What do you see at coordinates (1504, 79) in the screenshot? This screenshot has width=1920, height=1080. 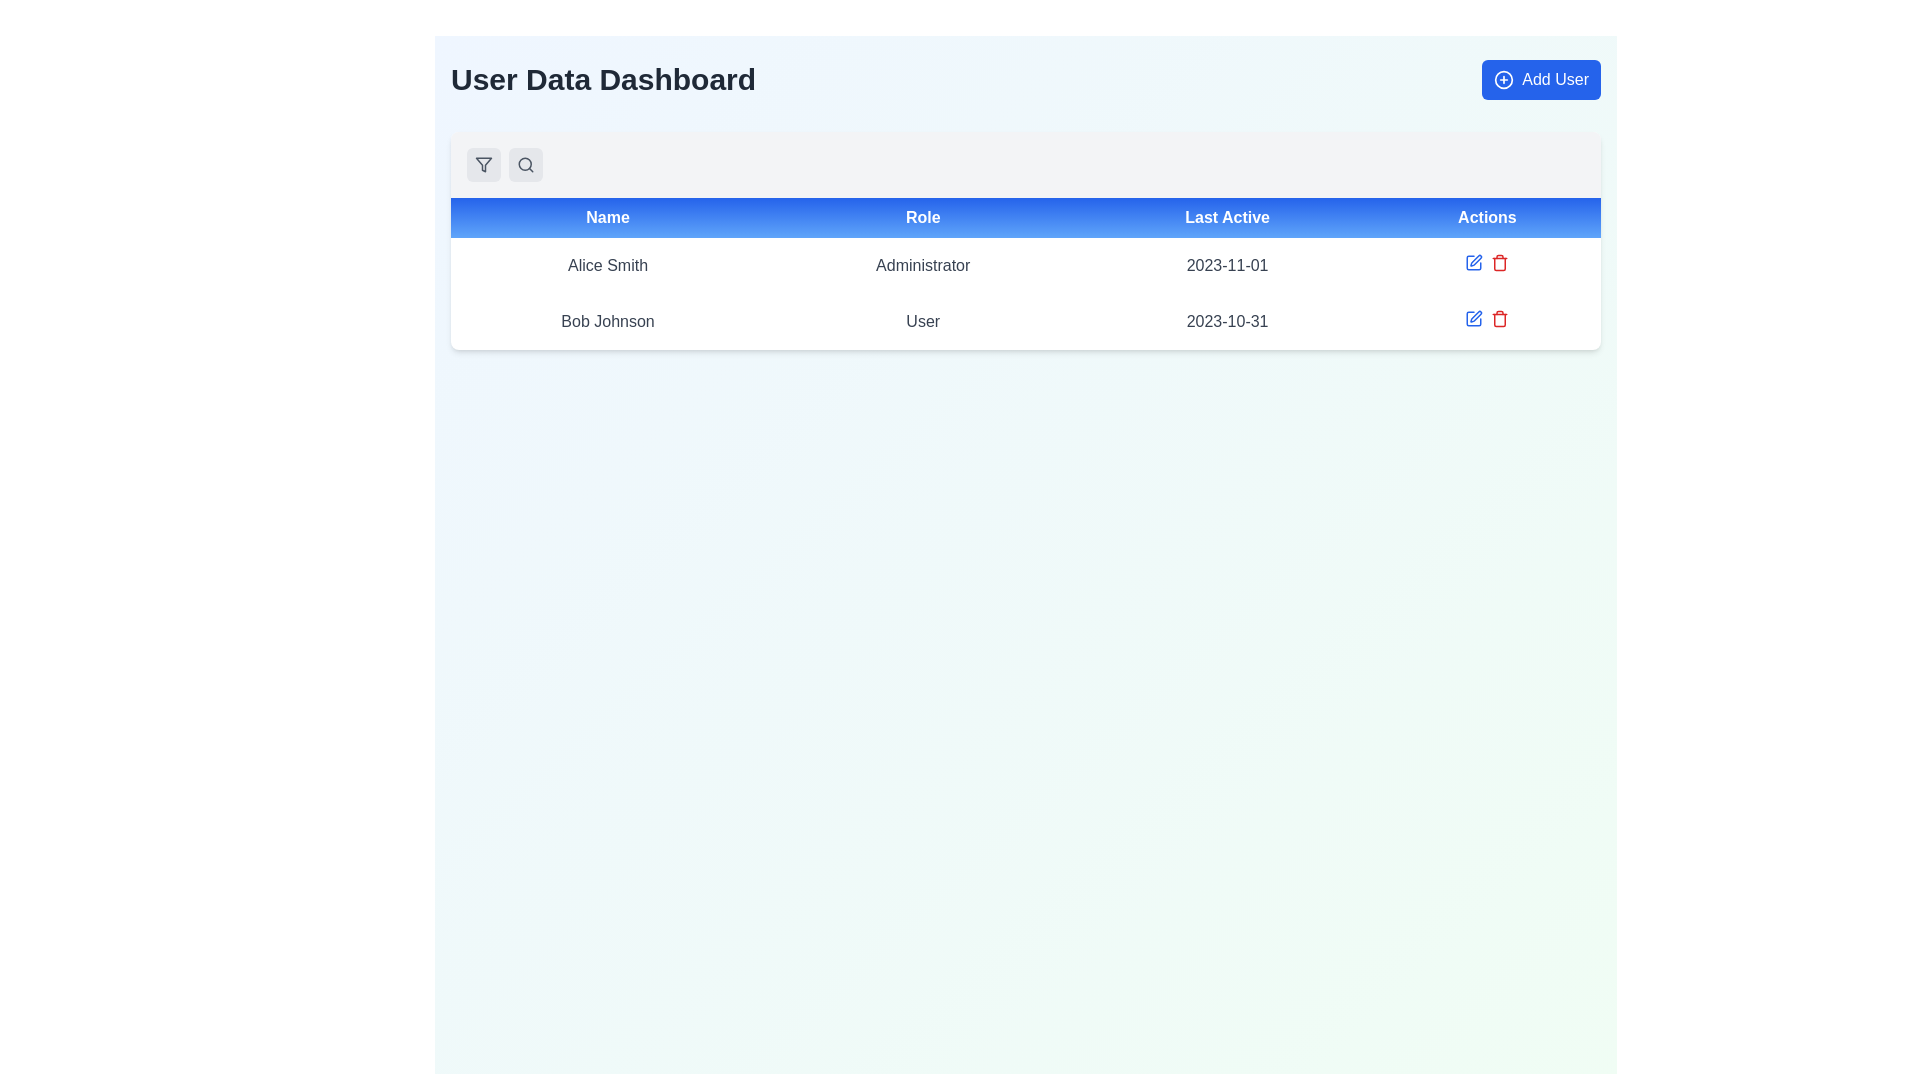 I see `the circular icon with a '+' symbol, styled in blue and white, located to the left of the 'Add User' text` at bounding box center [1504, 79].